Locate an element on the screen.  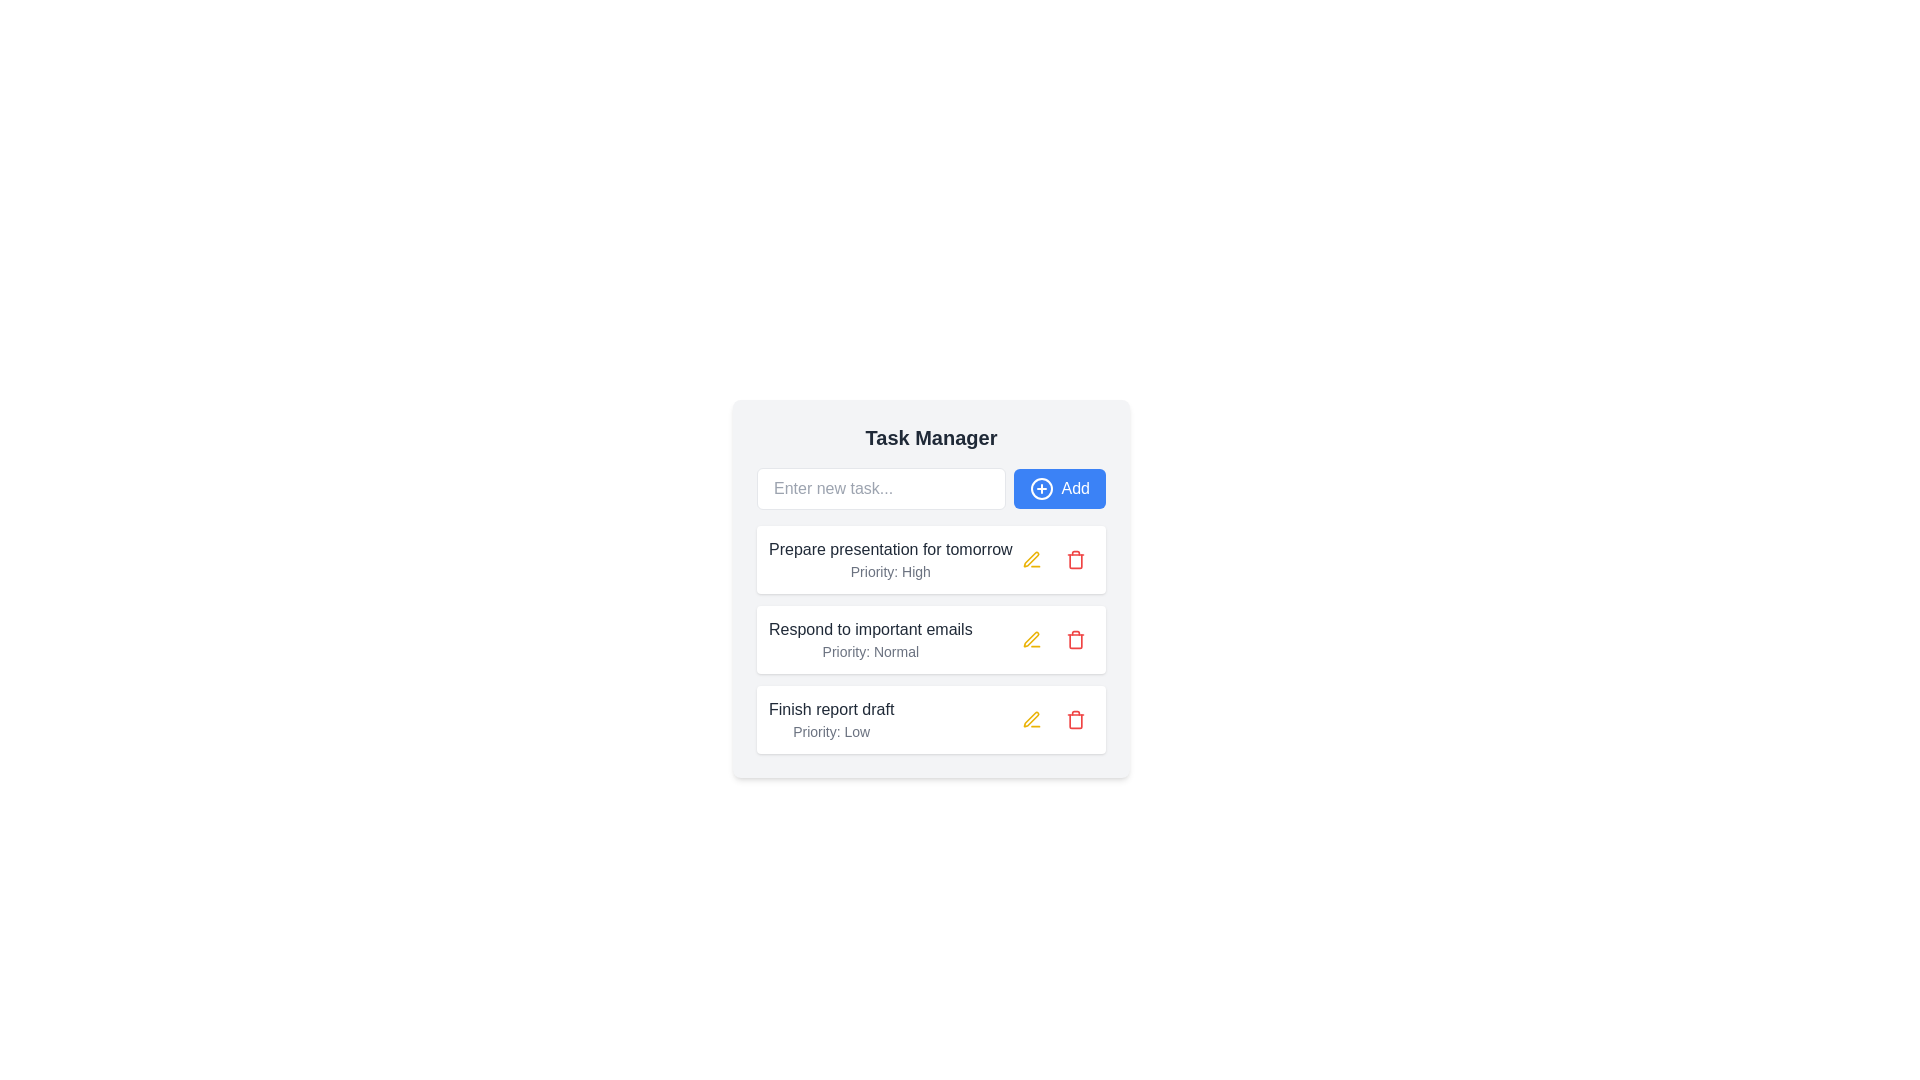
the text display element representing a task in the task management application, located in the second position from the top within a vertical list of task cards is located at coordinates (870, 640).